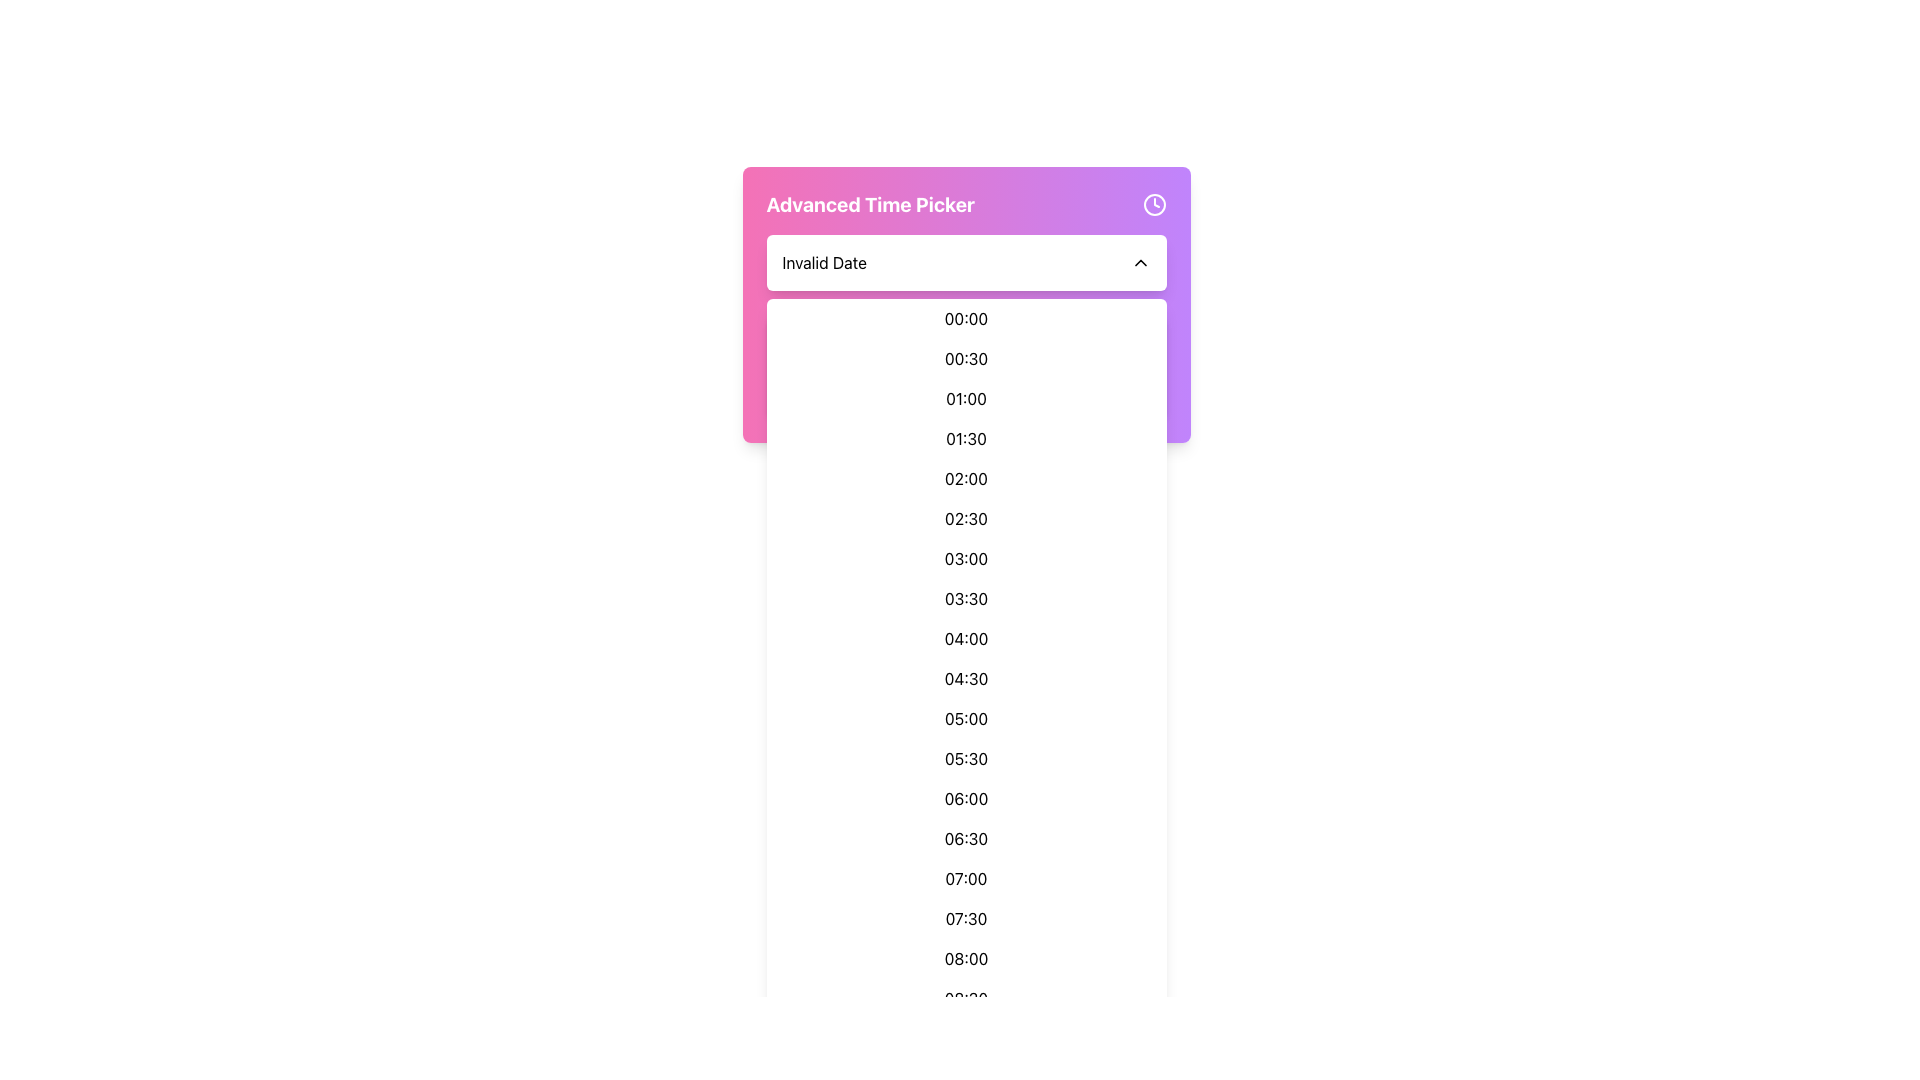 The image size is (1920, 1080). Describe the element at coordinates (966, 357) in the screenshot. I see `the selectable list item displaying '00:30' in the dropdown menu` at that location.